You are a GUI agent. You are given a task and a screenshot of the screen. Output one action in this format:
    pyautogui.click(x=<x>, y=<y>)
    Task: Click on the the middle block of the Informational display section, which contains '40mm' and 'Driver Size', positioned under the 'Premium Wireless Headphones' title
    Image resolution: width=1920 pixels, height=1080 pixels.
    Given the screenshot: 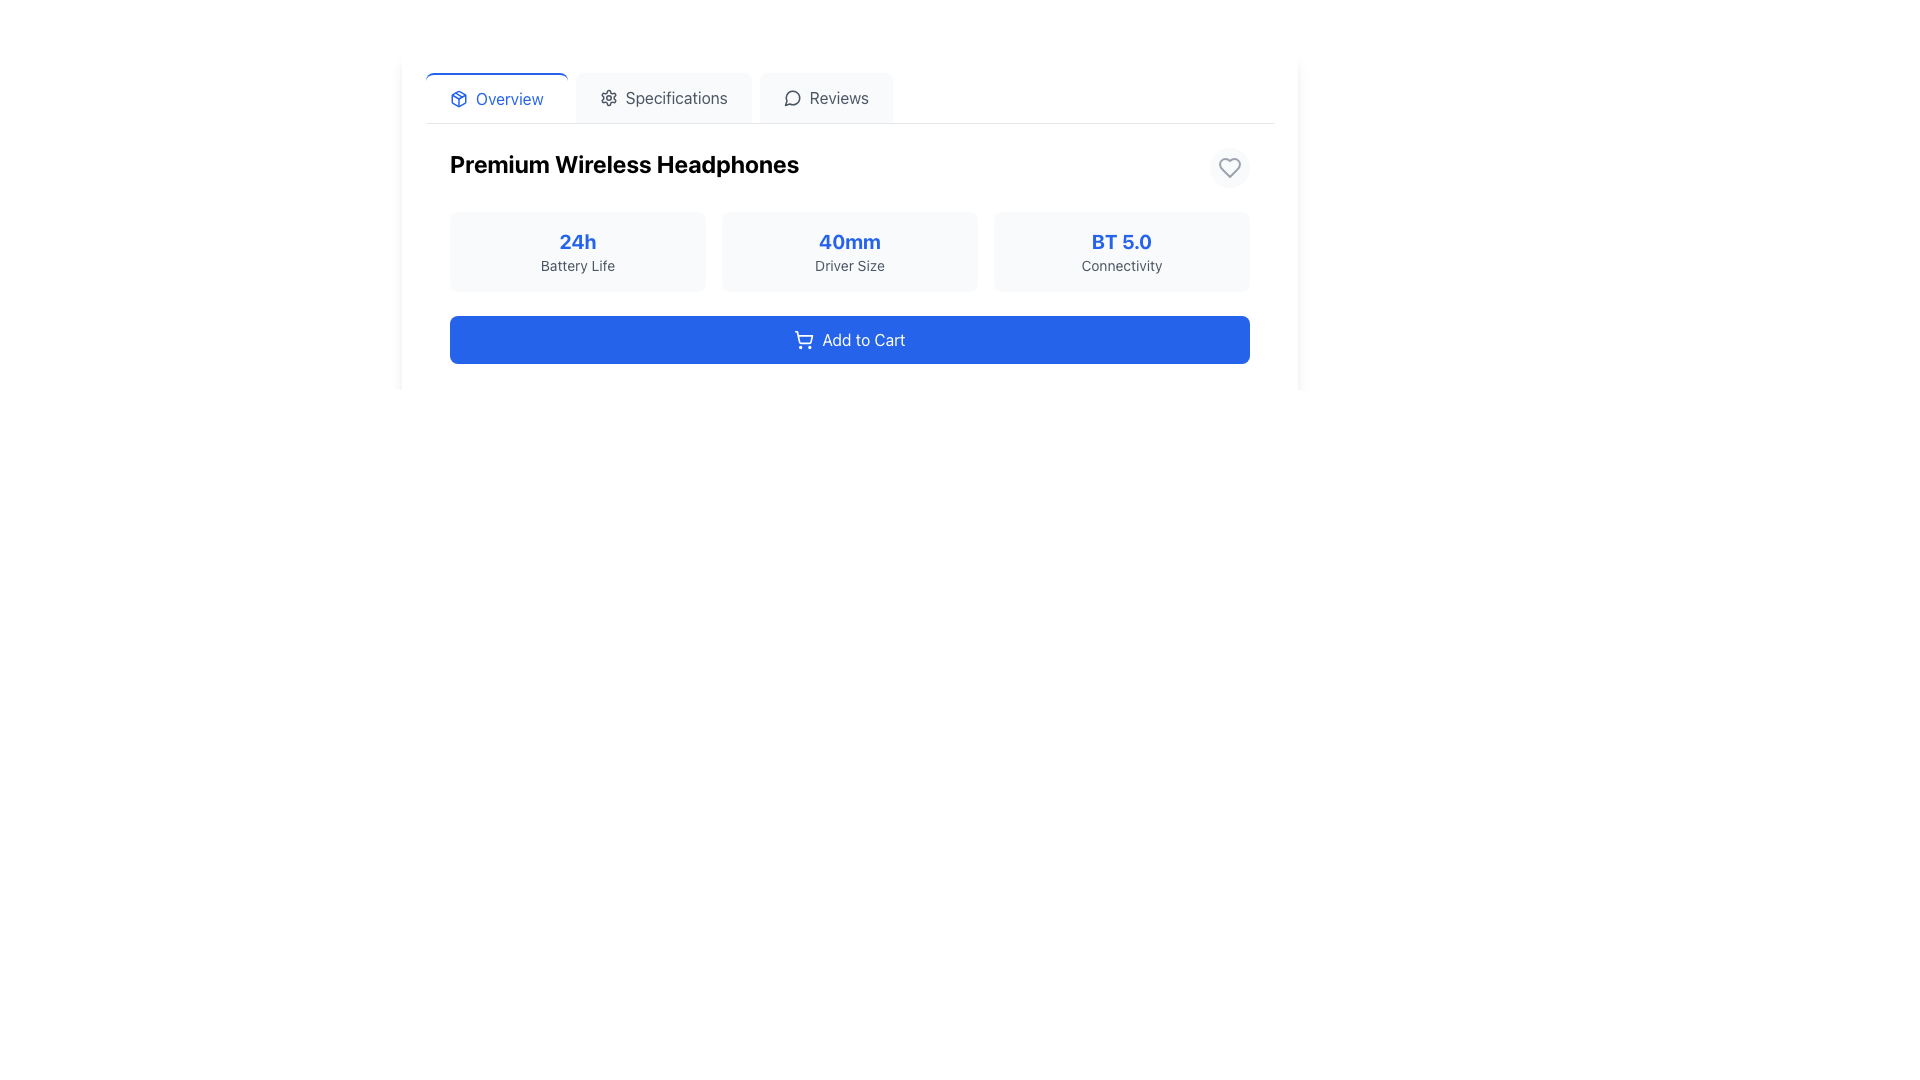 What is the action you would take?
    pyautogui.click(x=849, y=219)
    